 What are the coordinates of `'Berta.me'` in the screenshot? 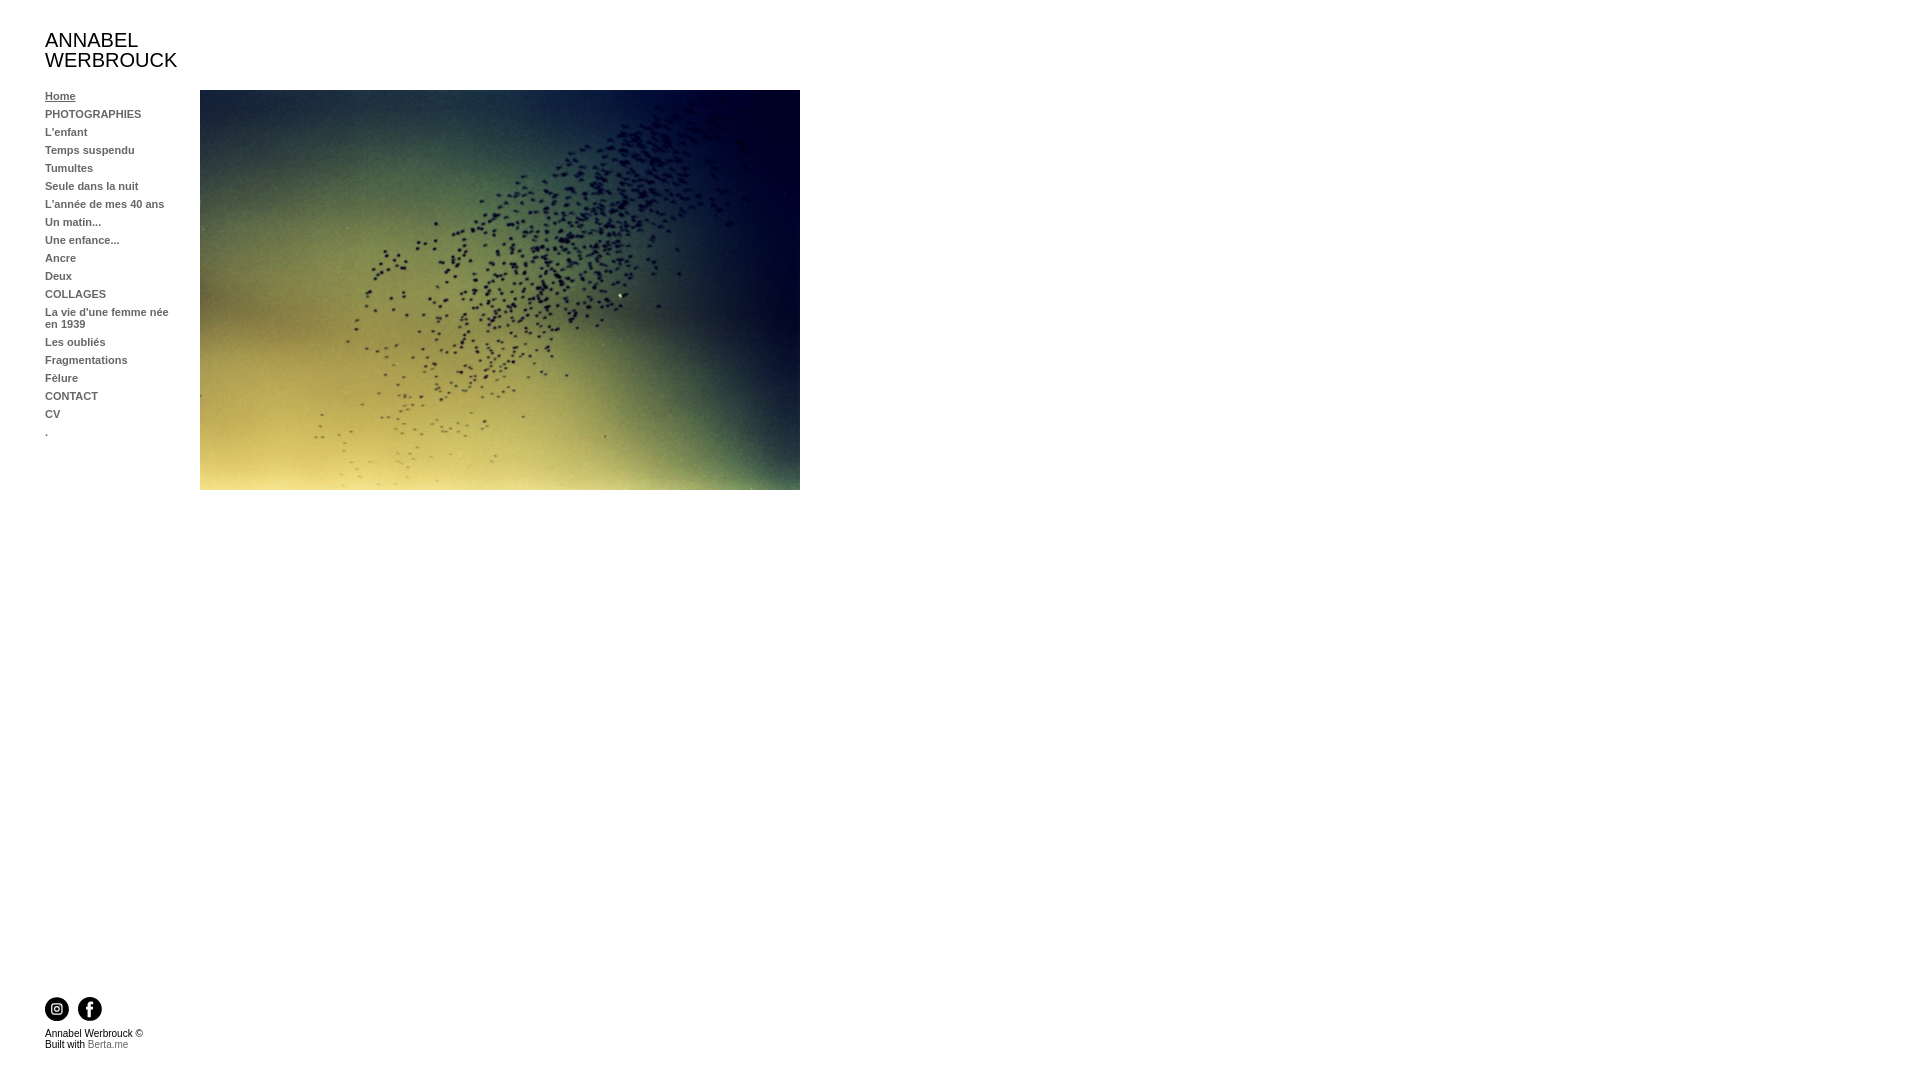 It's located at (107, 1043).